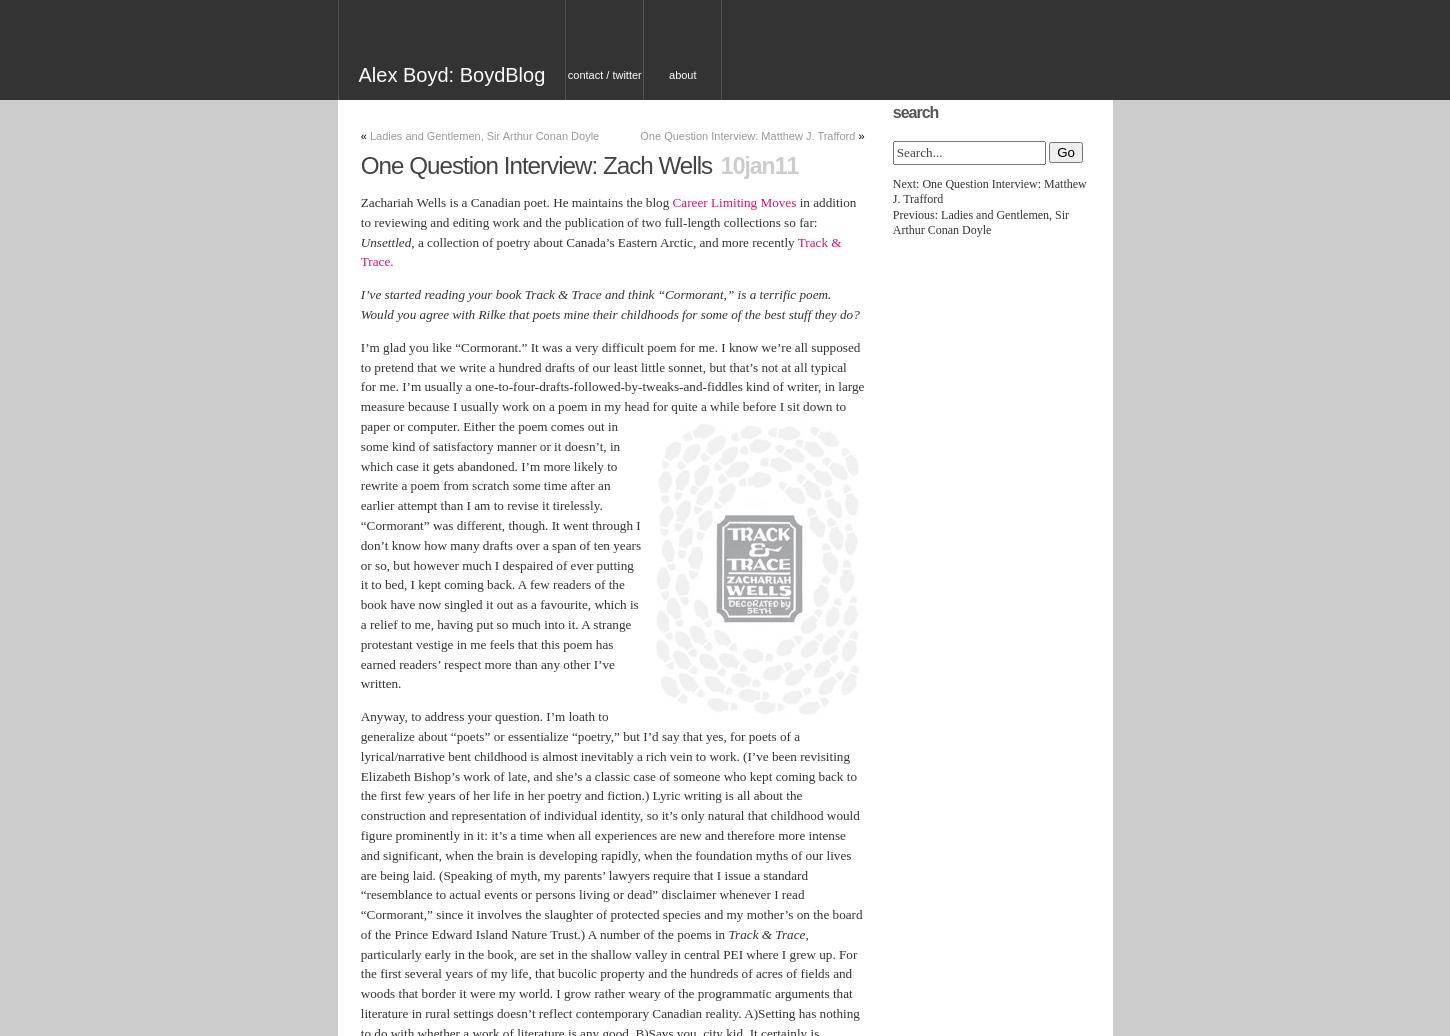 The width and height of the screenshot is (1450, 1036). Describe the element at coordinates (670, 202) in the screenshot. I see `'Career Limiting Moves'` at that location.